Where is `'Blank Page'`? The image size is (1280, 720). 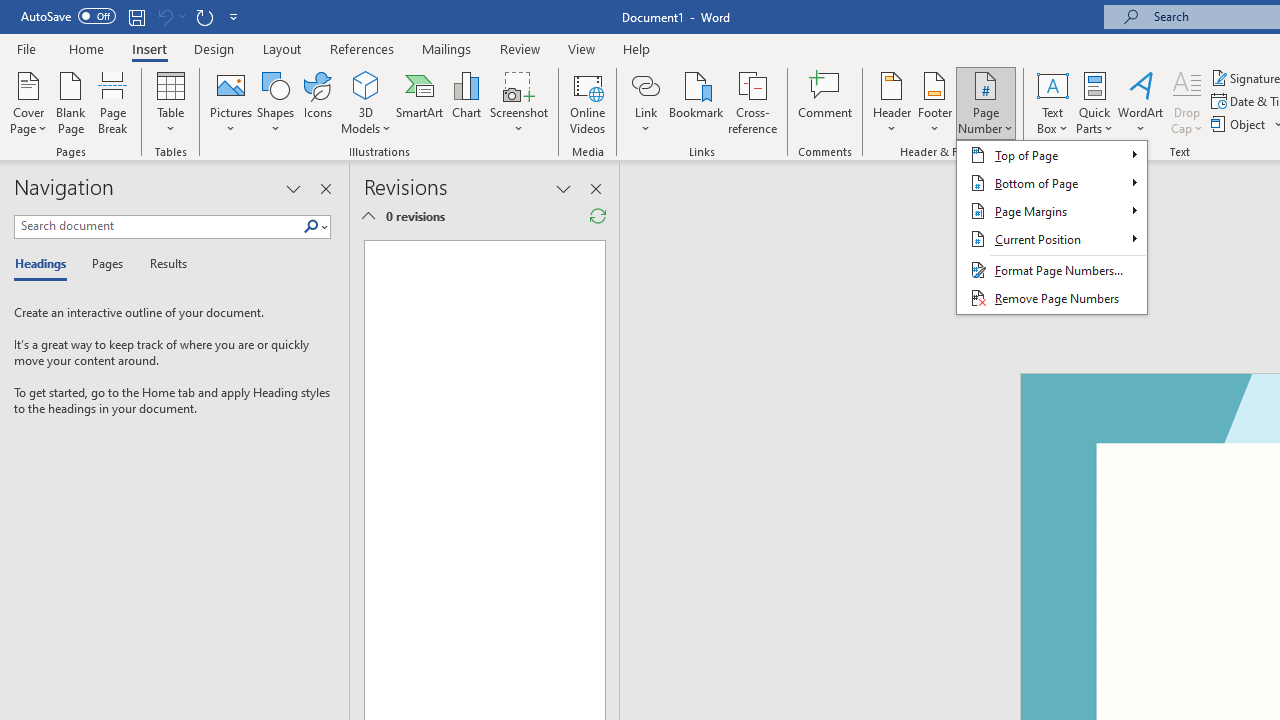 'Blank Page' is located at coordinates (71, 103).